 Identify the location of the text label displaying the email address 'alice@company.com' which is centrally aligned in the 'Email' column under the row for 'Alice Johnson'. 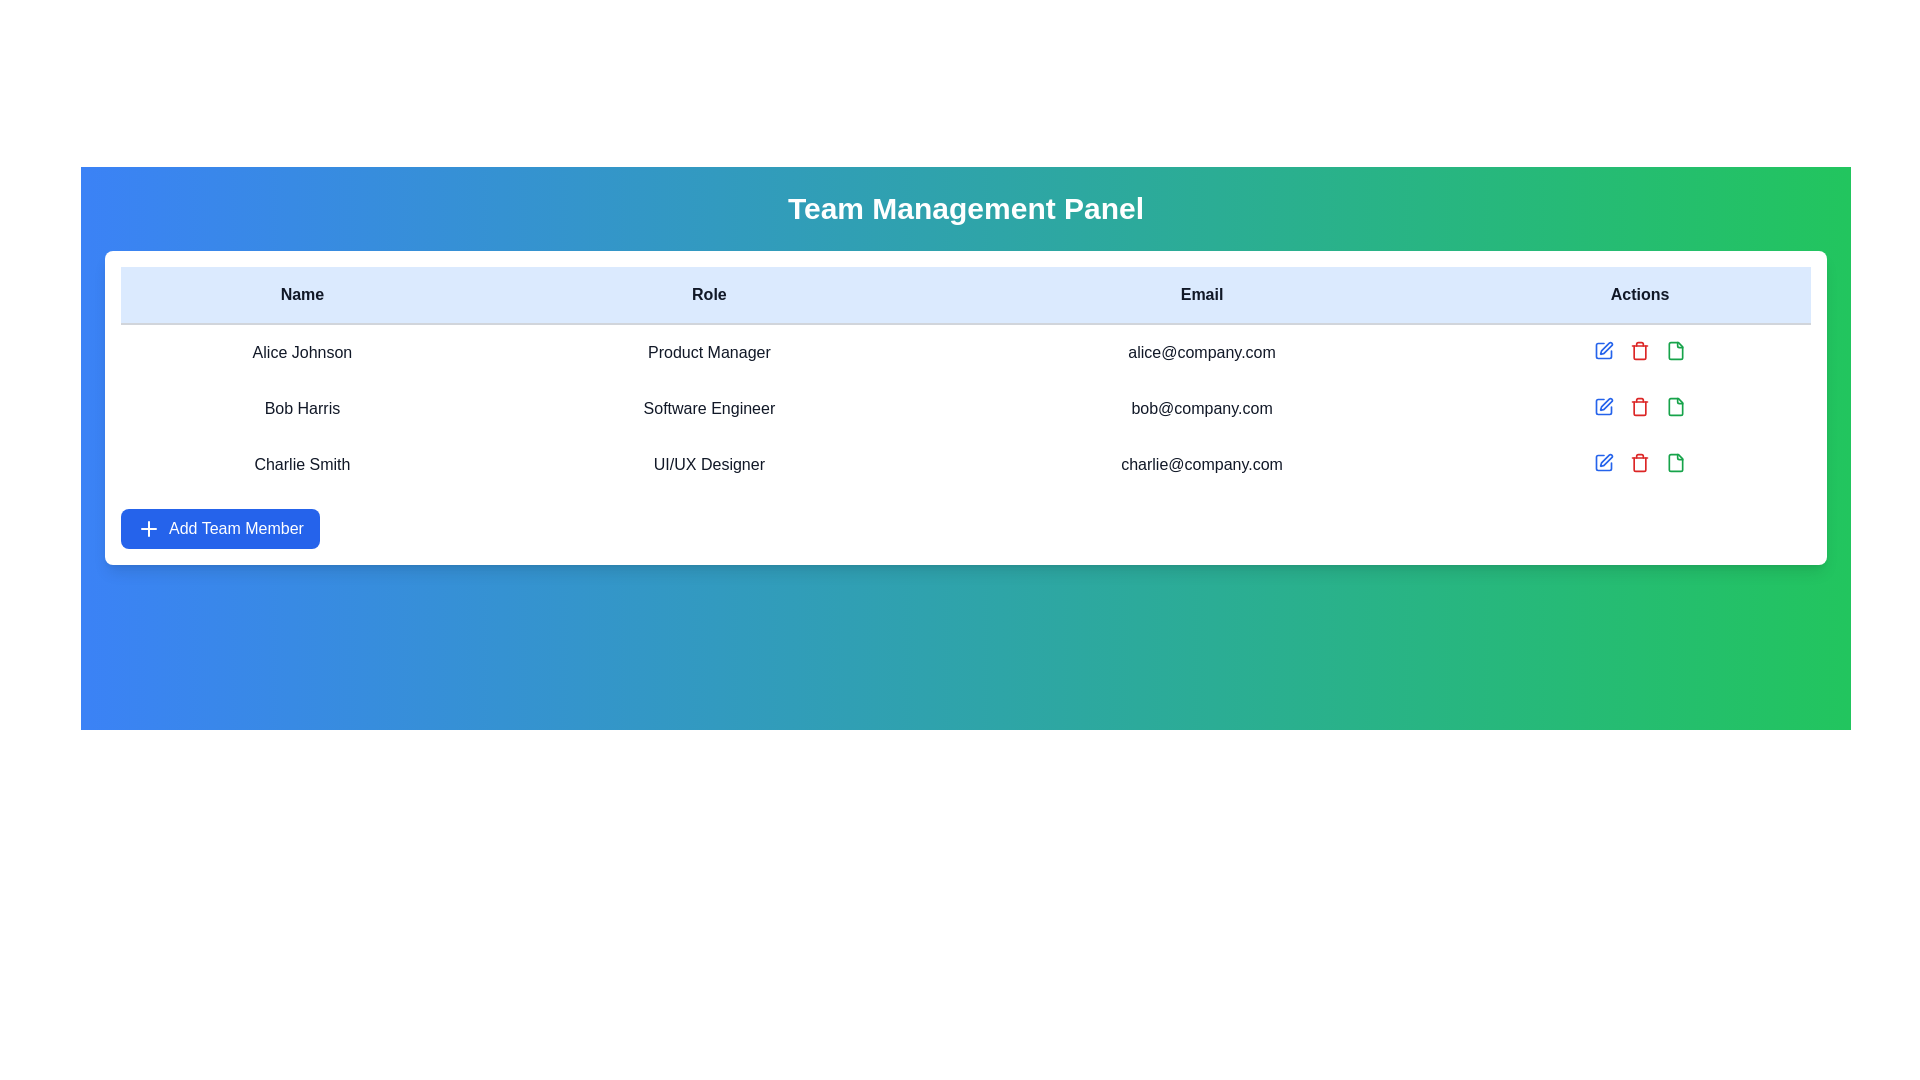
(1201, 351).